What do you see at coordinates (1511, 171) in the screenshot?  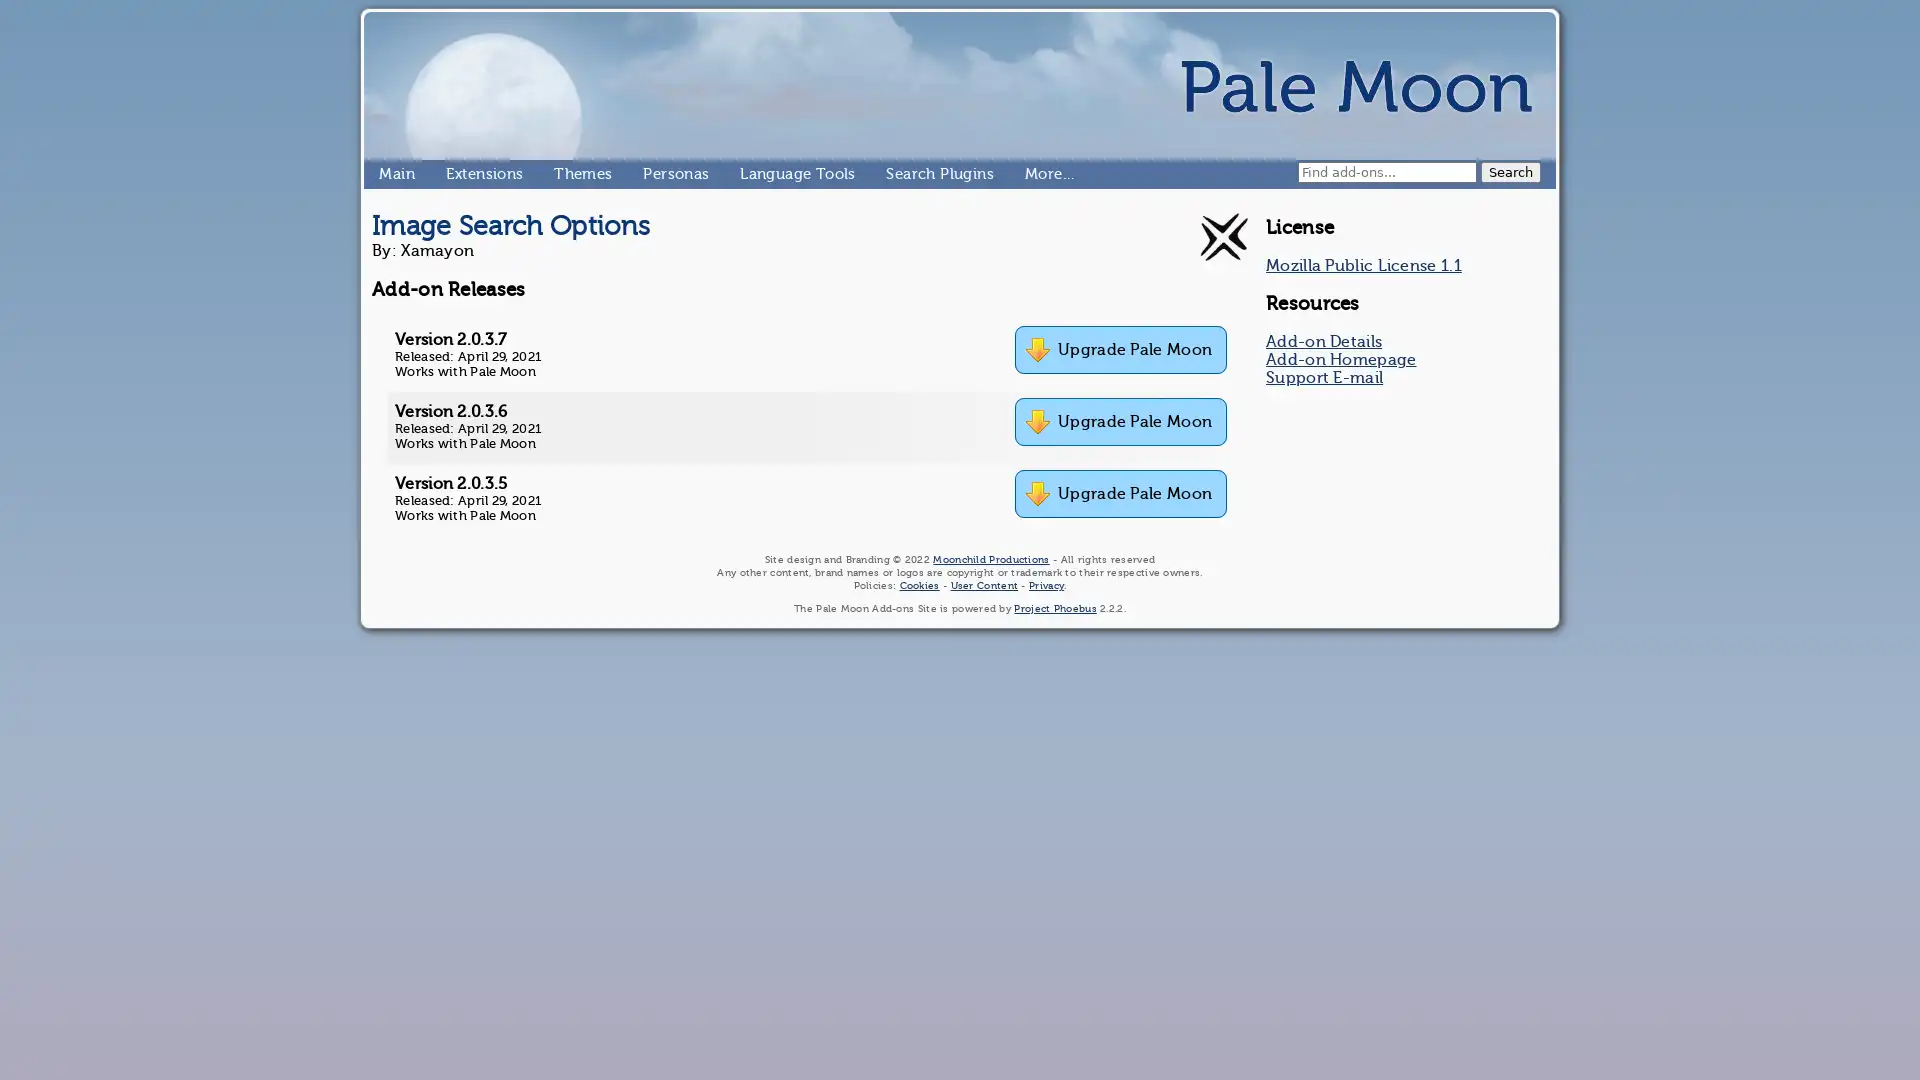 I see `Search` at bounding box center [1511, 171].